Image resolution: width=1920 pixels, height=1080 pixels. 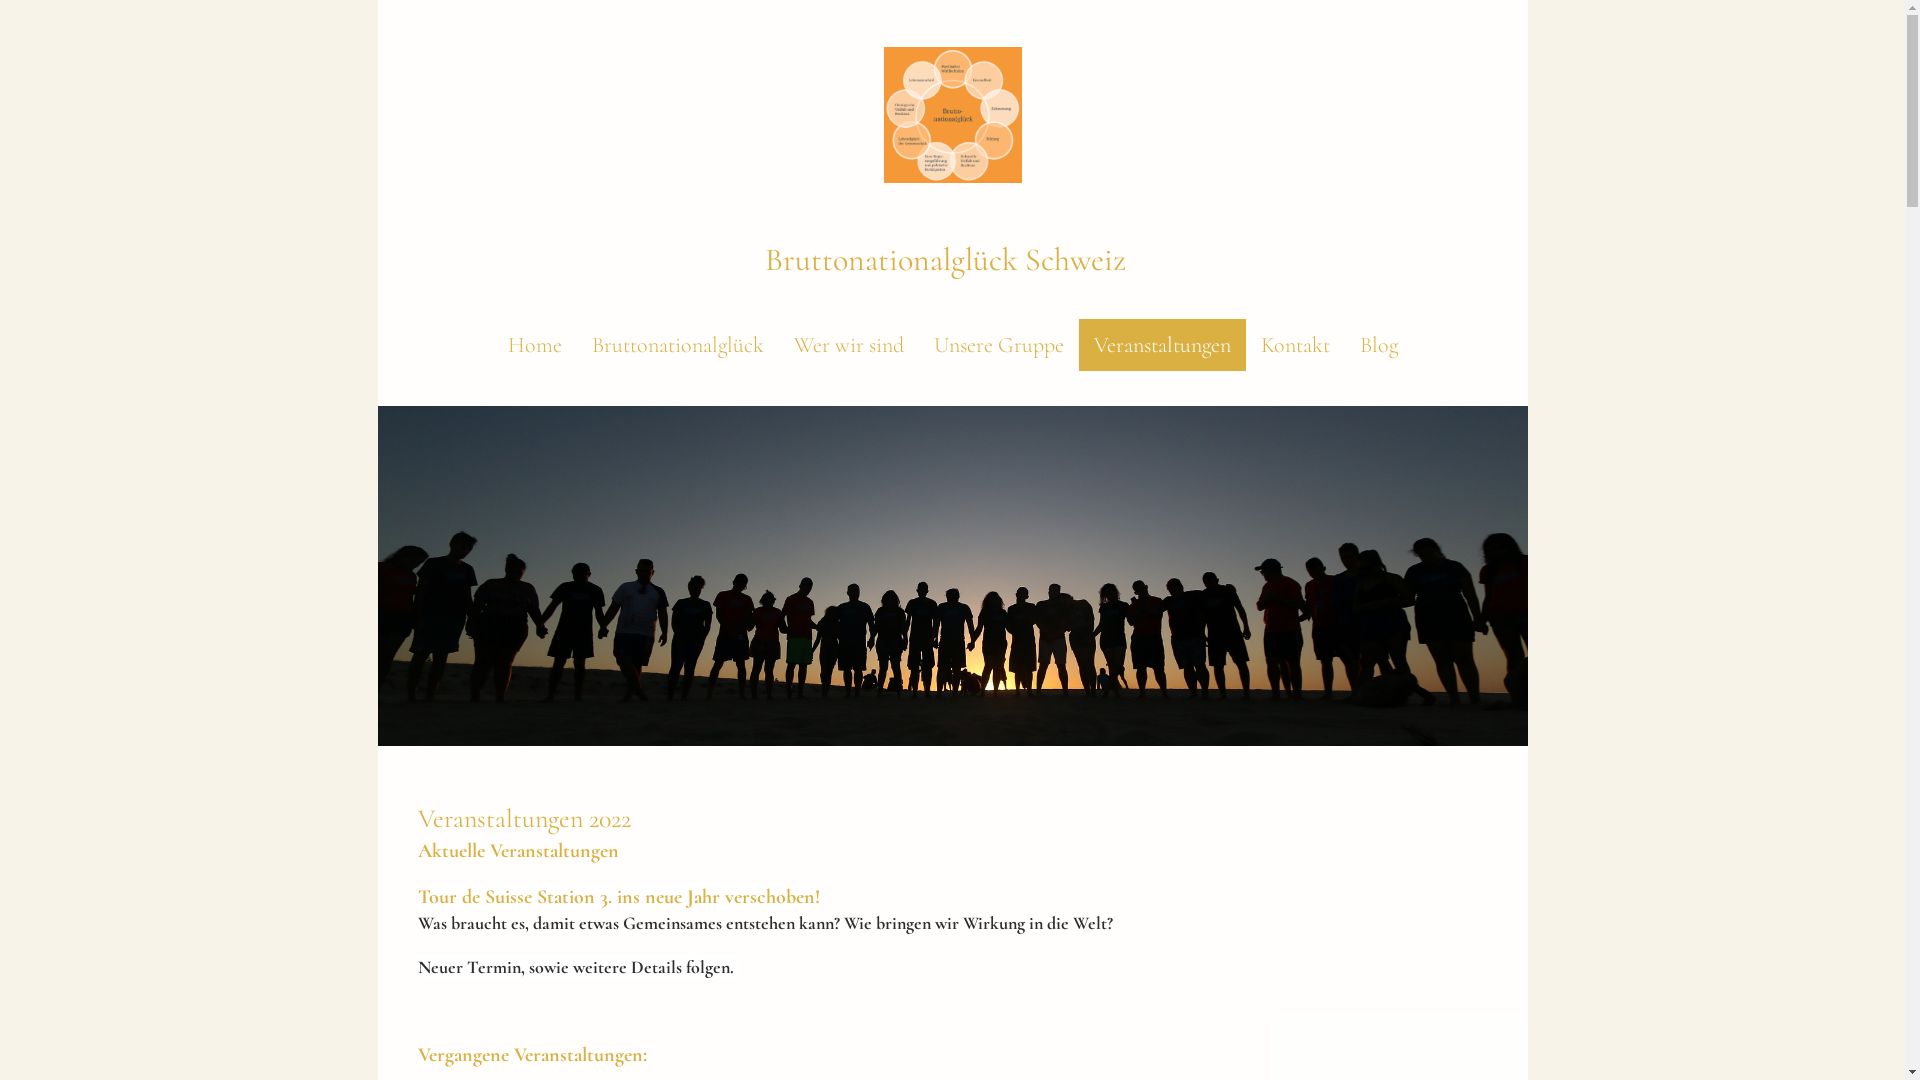 I want to click on 'Wer wir sind', so click(x=848, y=343).